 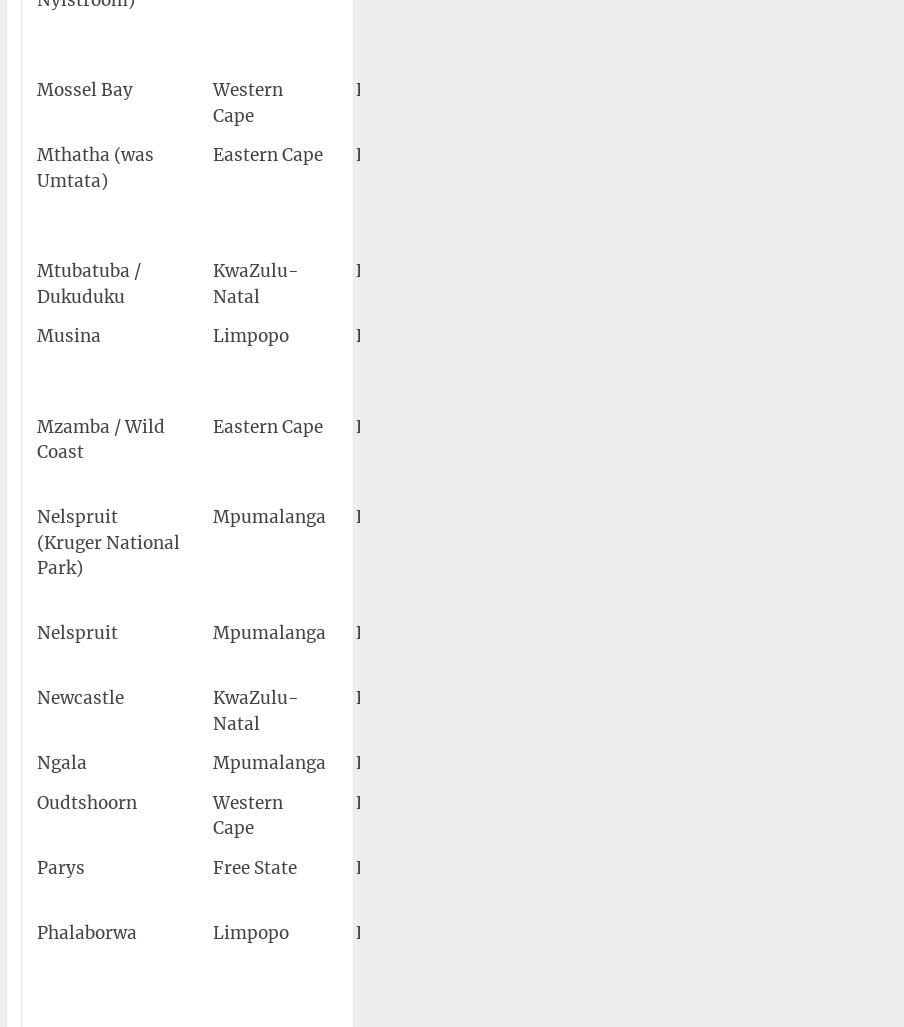 What do you see at coordinates (516, 865) in the screenshot?
I see `'Parys Airport'` at bounding box center [516, 865].